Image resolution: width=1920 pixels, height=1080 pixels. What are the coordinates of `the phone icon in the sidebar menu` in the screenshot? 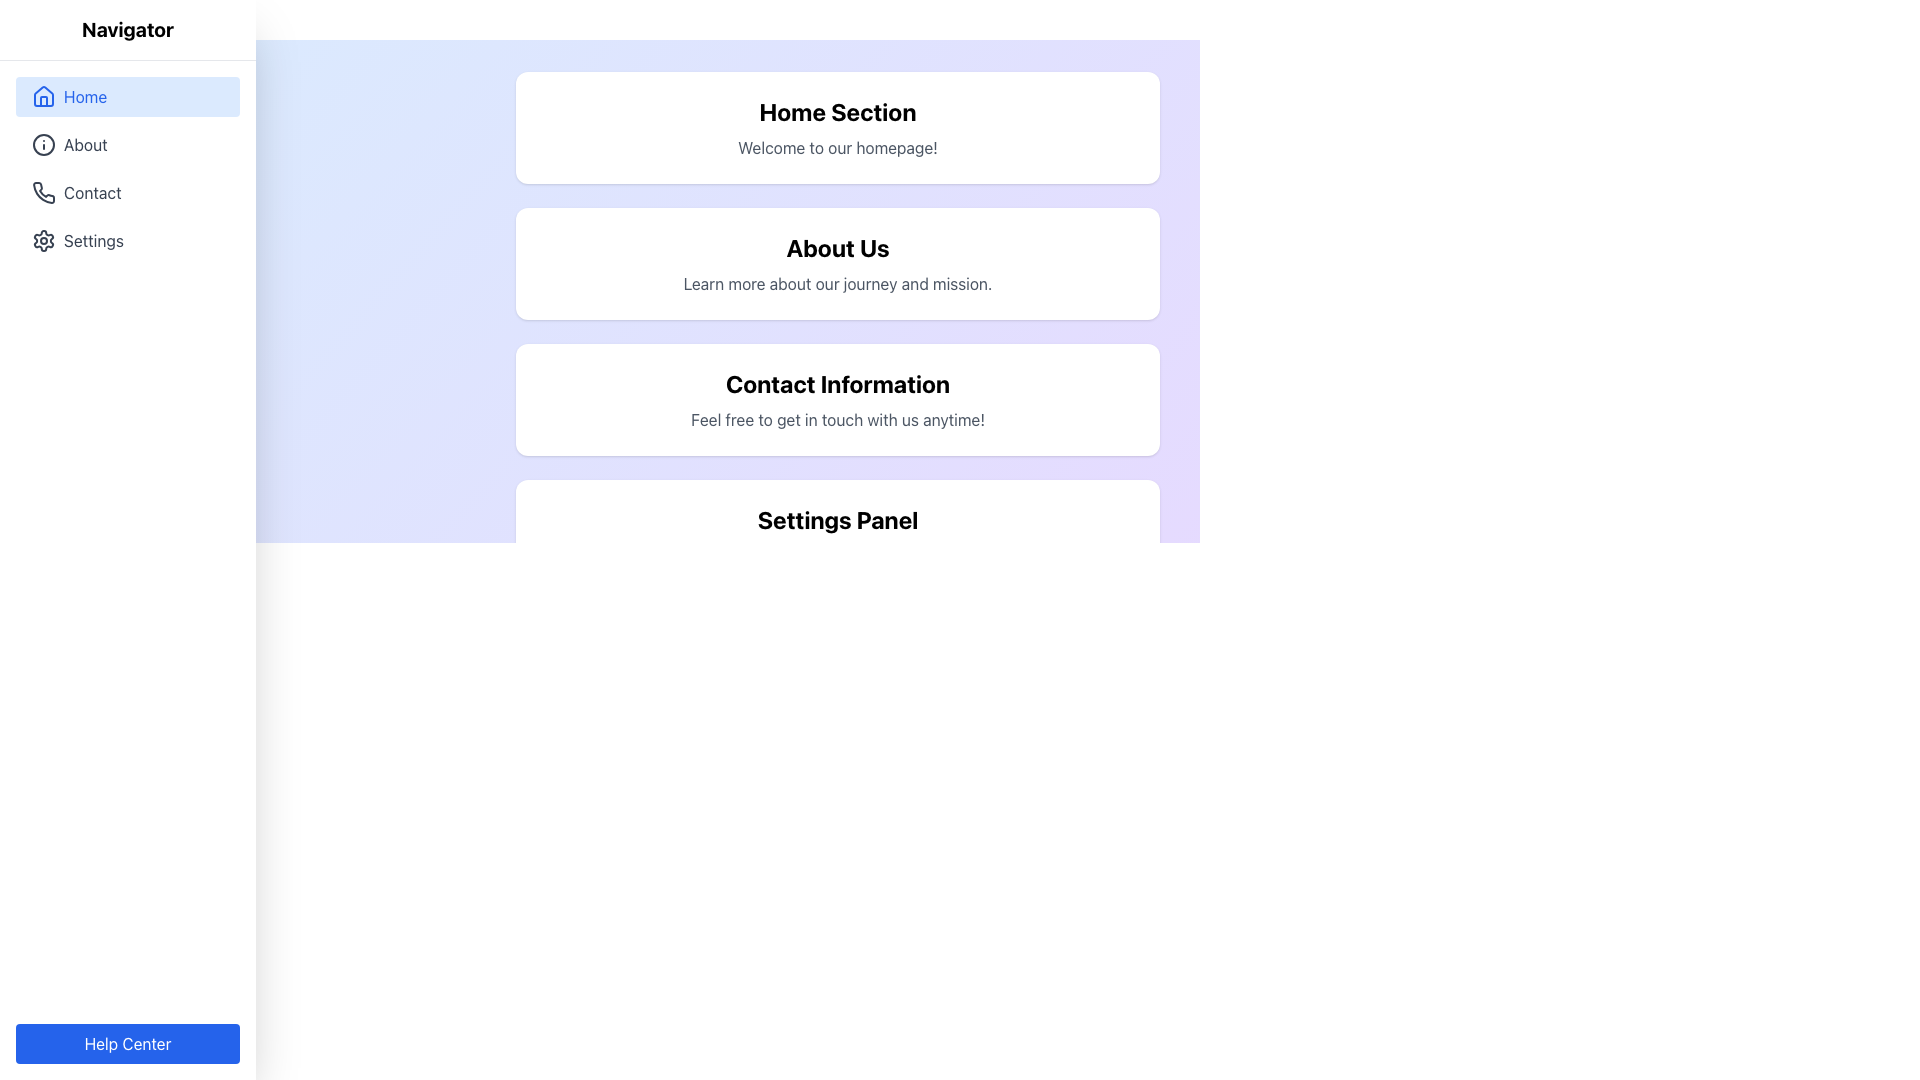 It's located at (43, 192).